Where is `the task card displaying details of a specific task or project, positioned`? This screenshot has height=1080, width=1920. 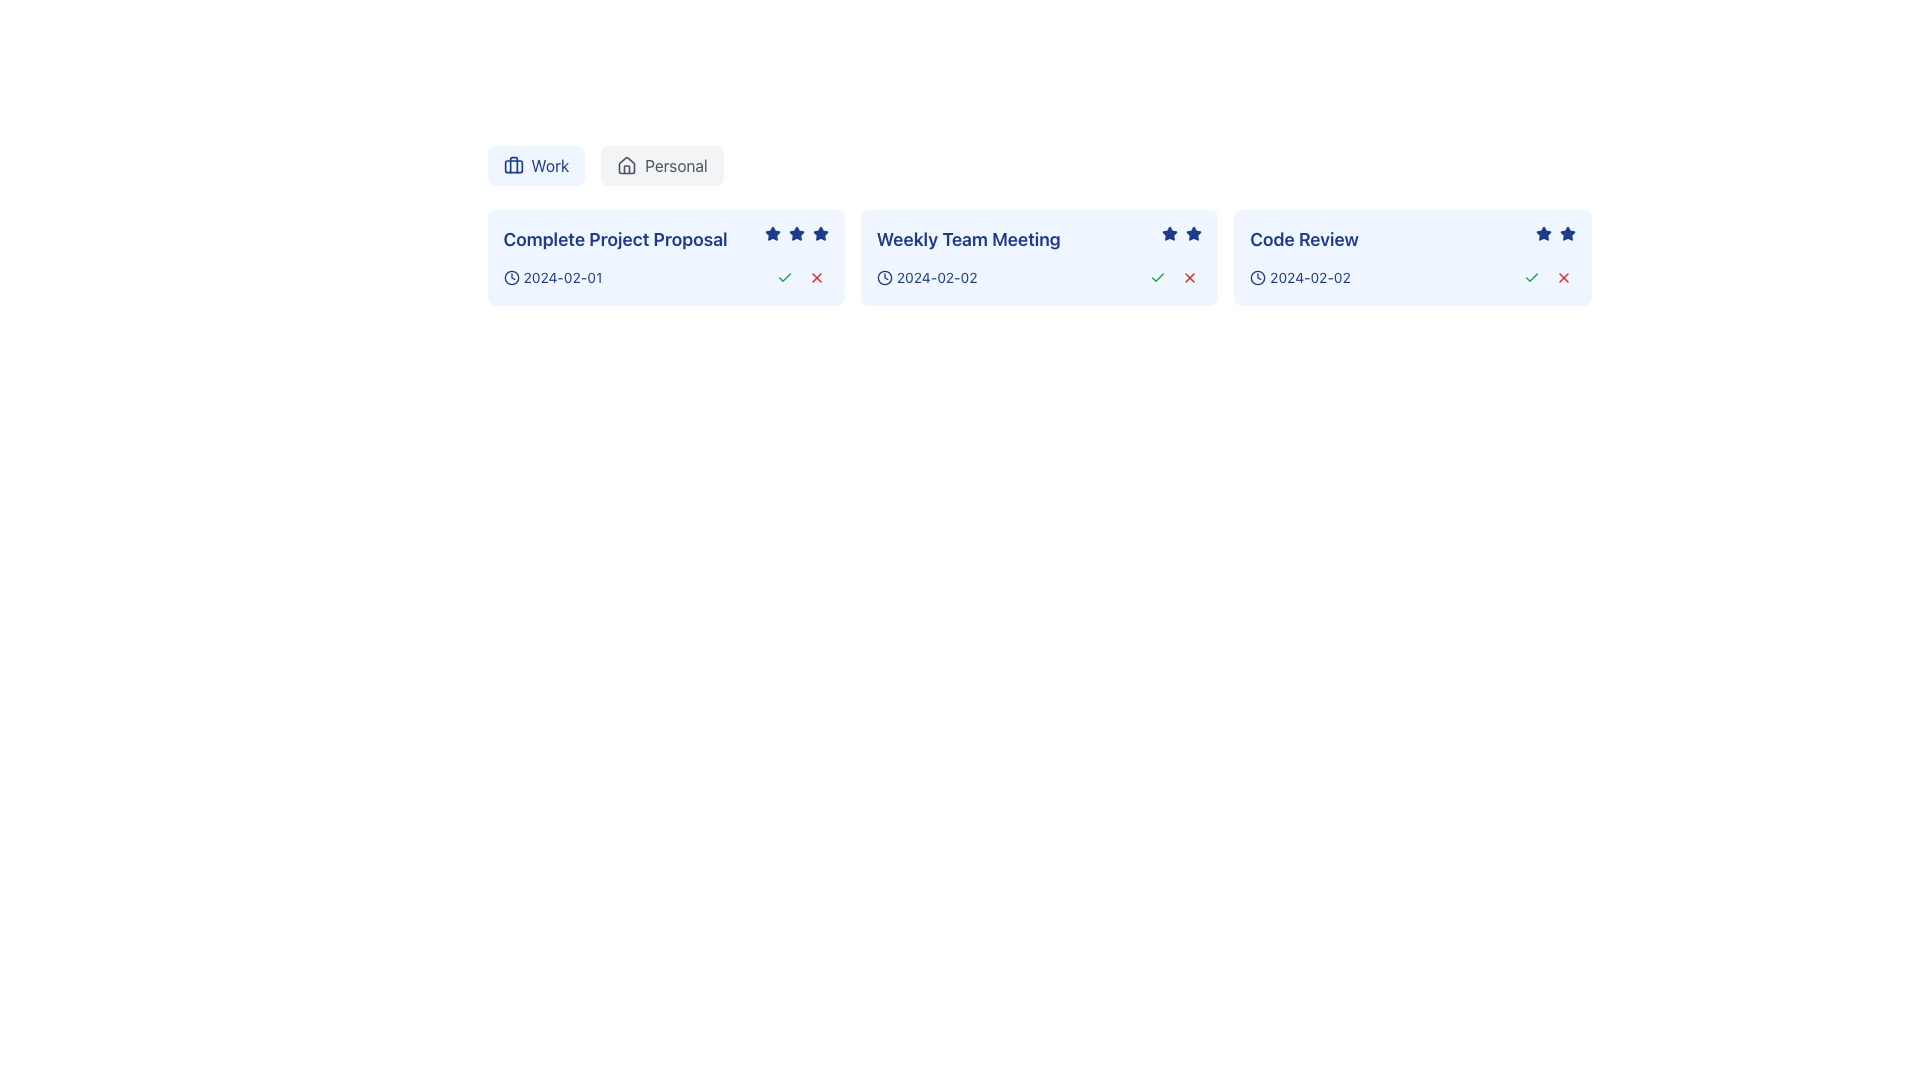 the task card displaying details of a specific task or project, positioned is located at coordinates (666, 257).